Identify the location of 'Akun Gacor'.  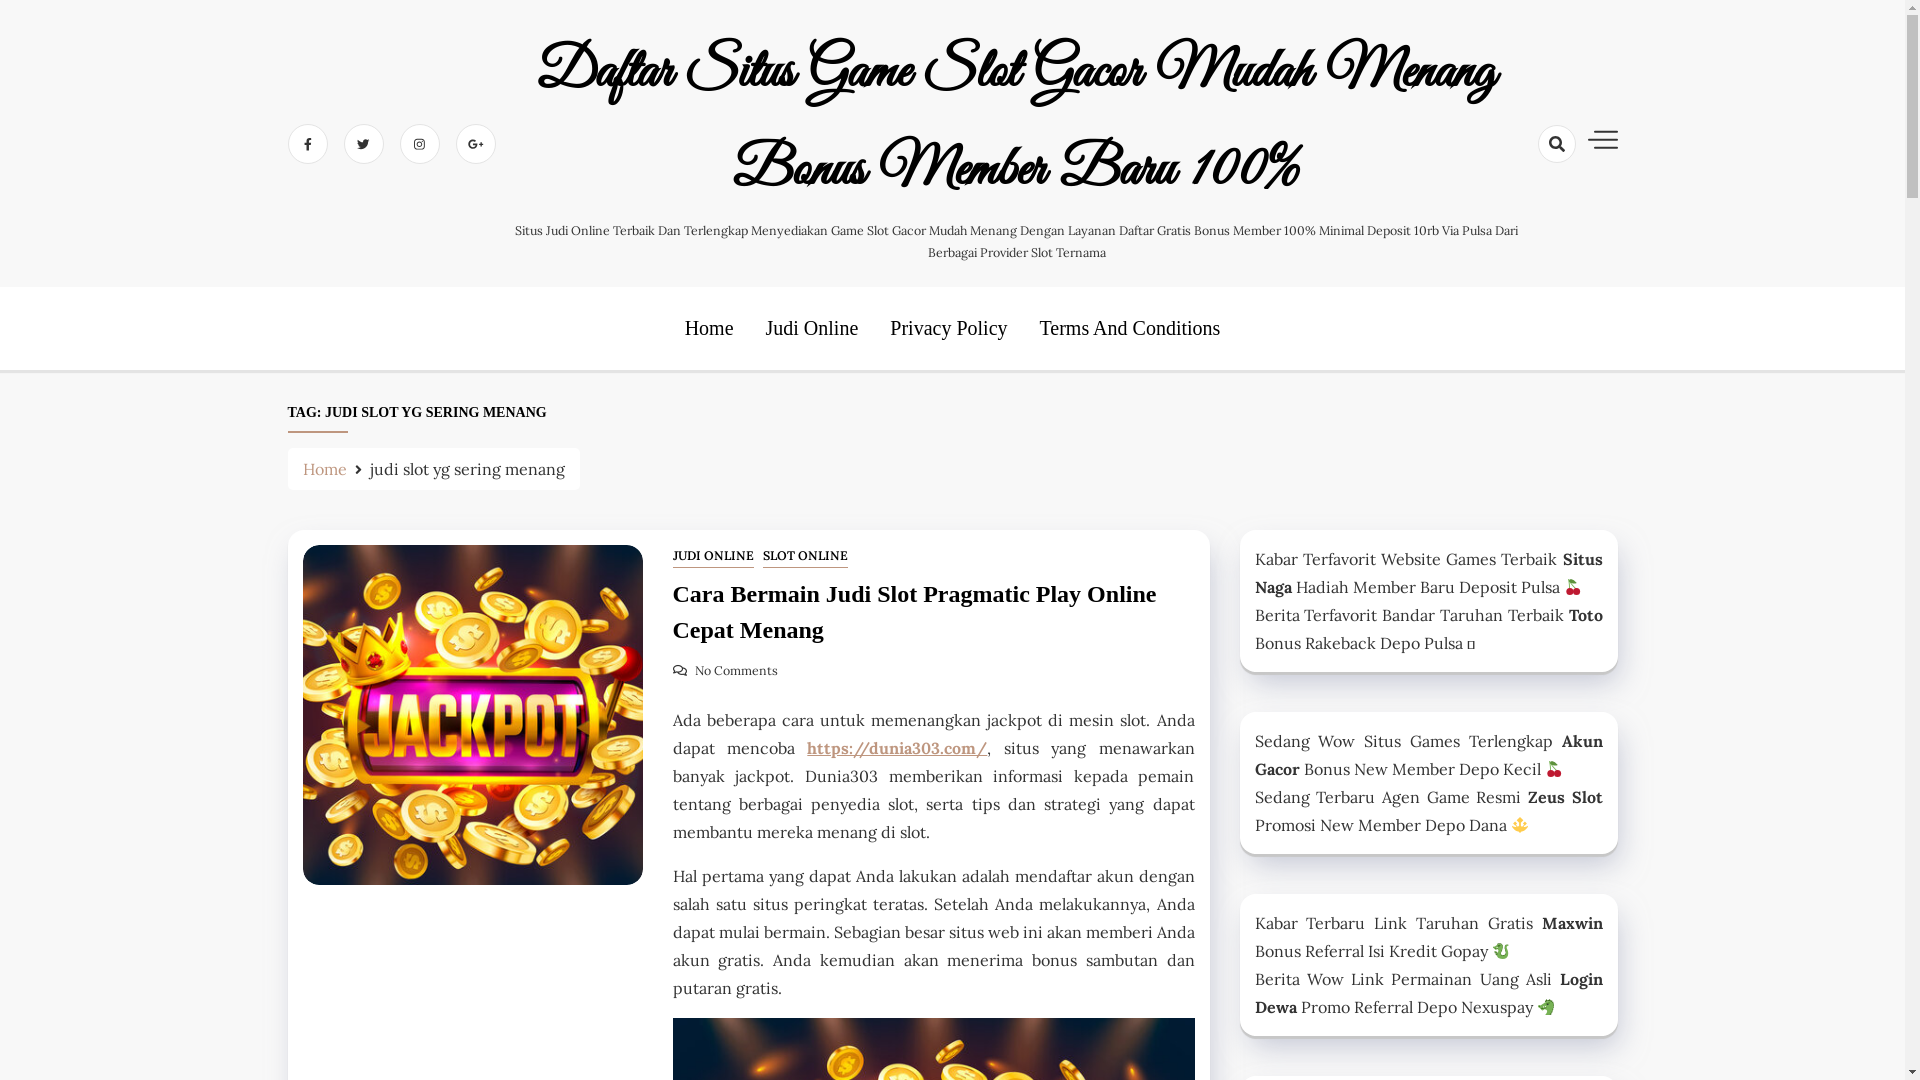
(1426, 755).